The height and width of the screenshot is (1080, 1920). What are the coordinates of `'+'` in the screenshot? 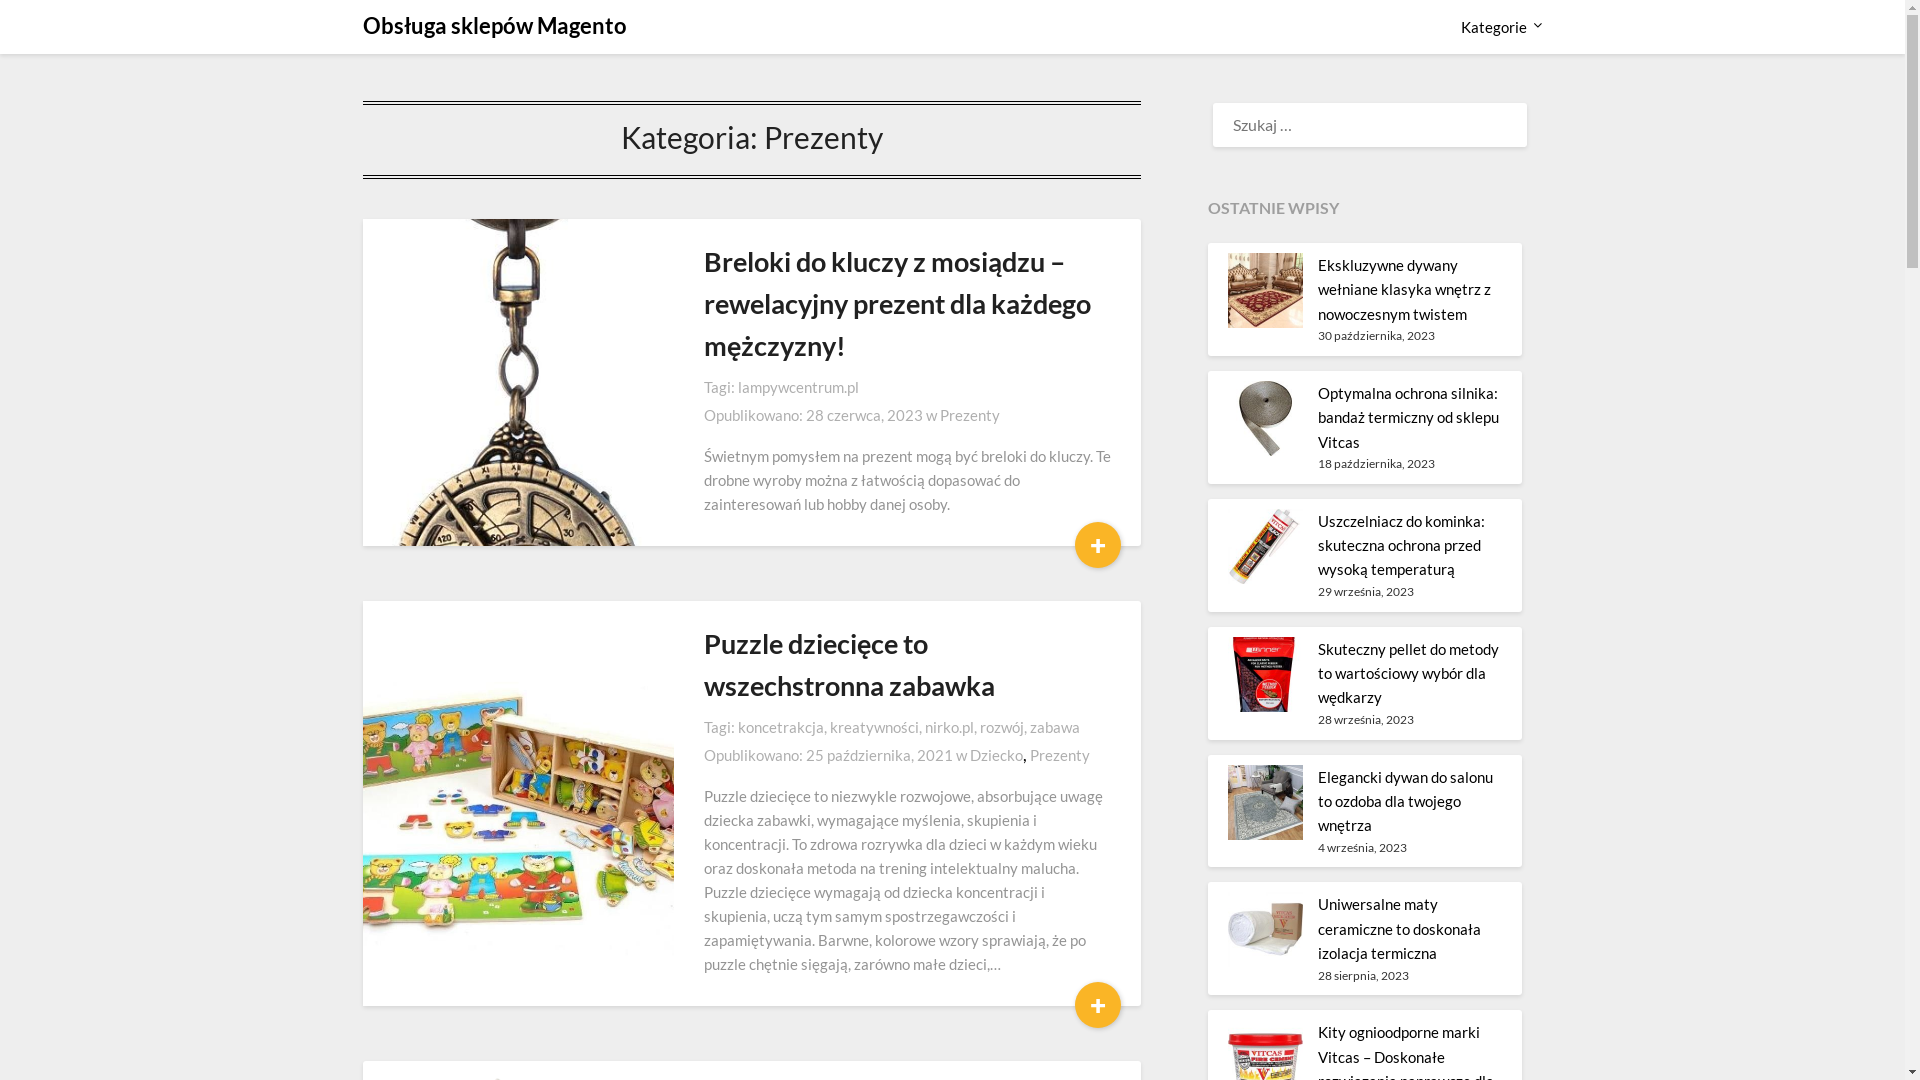 It's located at (1097, 544).